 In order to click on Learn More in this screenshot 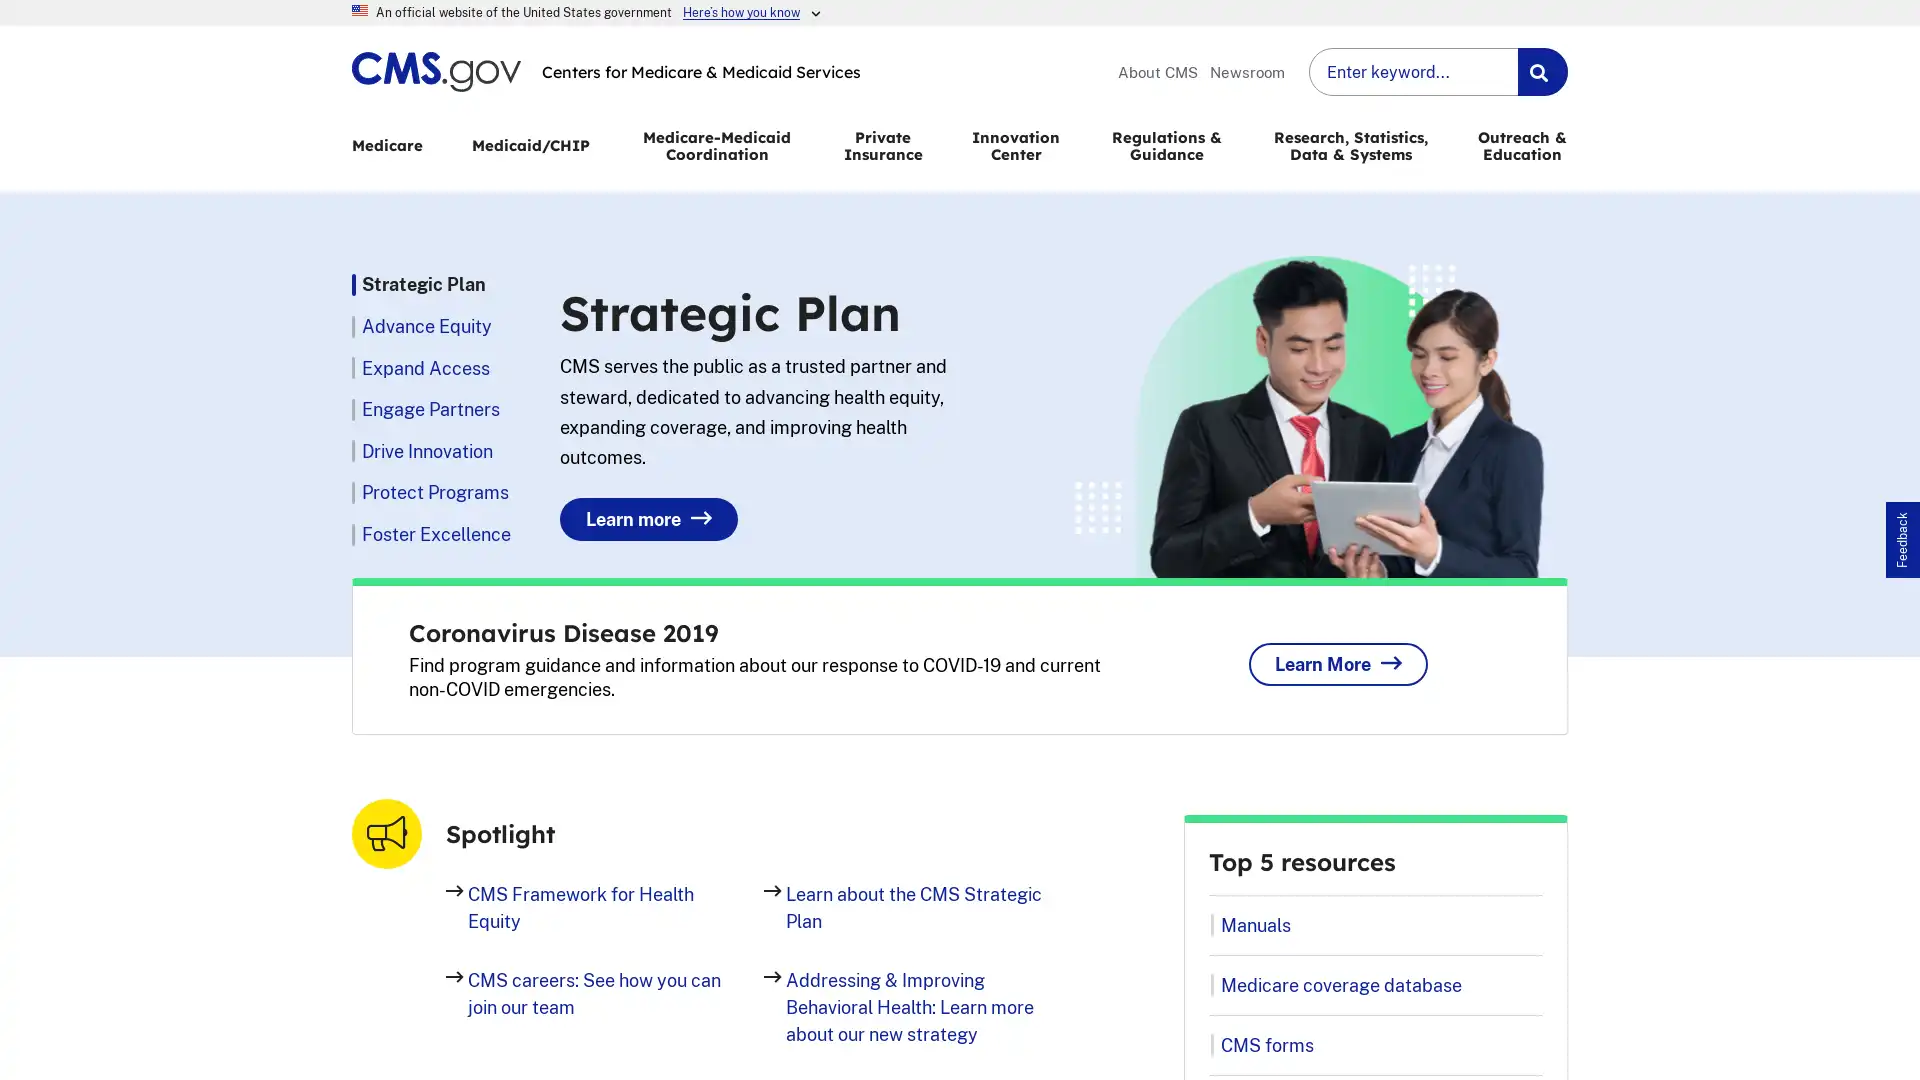, I will do `click(1337, 663)`.